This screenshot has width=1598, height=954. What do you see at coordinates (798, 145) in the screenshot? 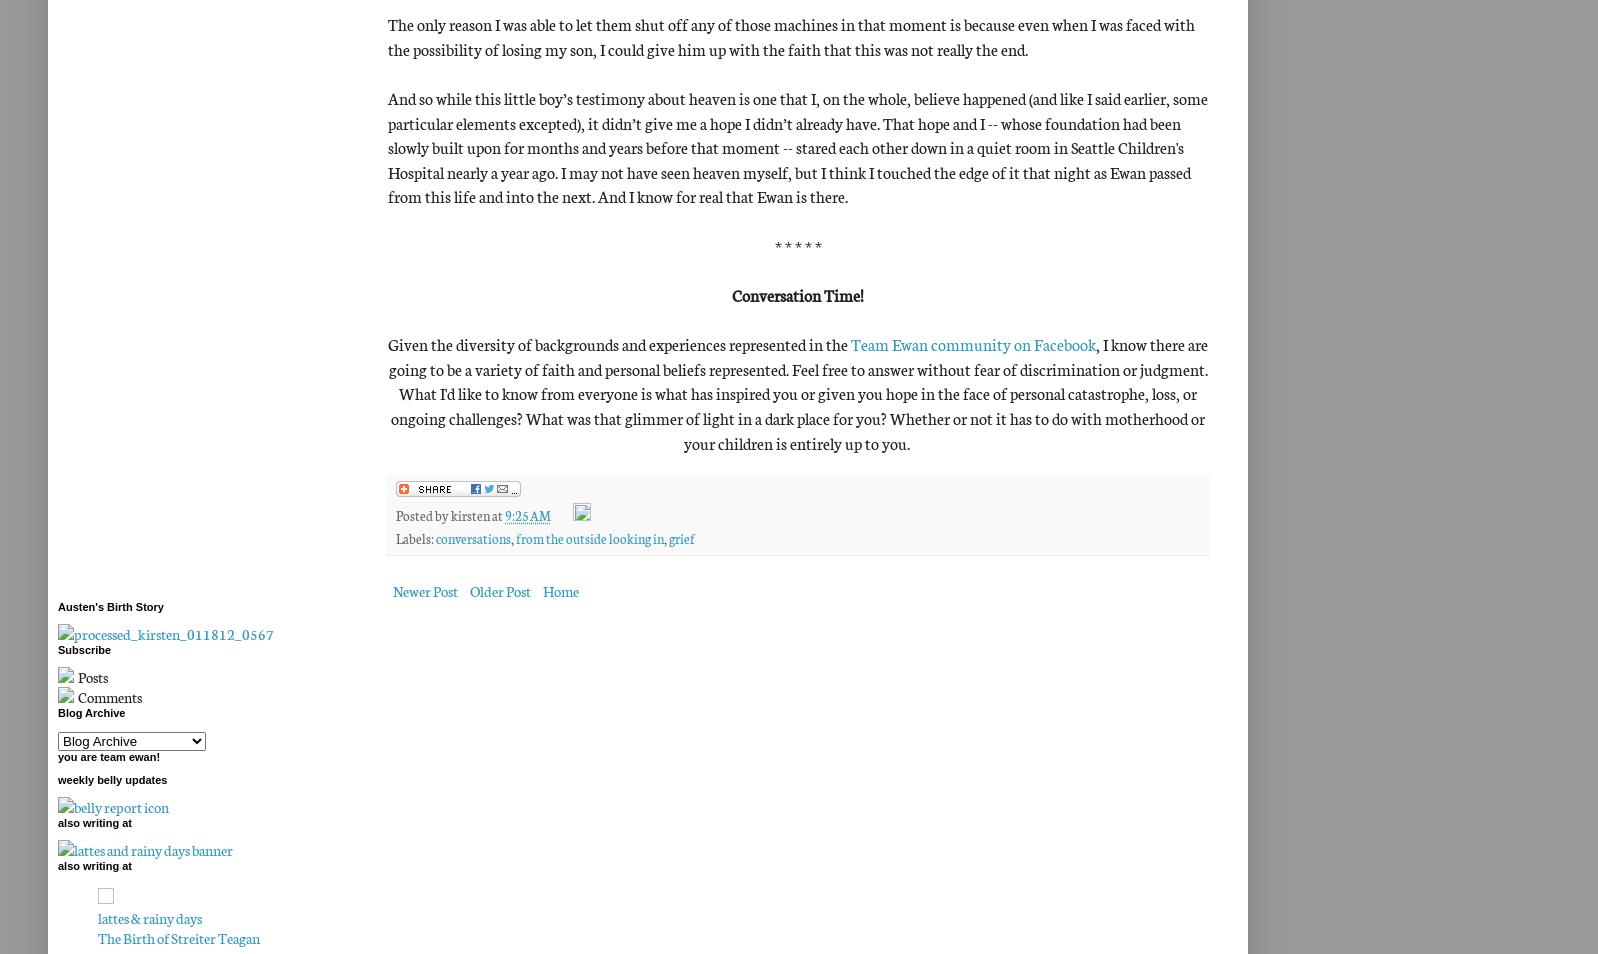
I see `'And so while this little boy’s testimony about heaven is one that I, on the whole, believe happened (and like I said earlier, some particular elements excepted), it didn’t give me a hope I didn’t already have. That hope and I -- whose foundation had been slowly built upon for months and years before that moment -- stared each other down in a quiet room in Seattle Children's Hospital nearly a year ago. I may not have seen heaven myself, but I think I touched the edge of it that night as Ewan passed from this life and into the next. And I know for real that Ewan is there.'` at bounding box center [798, 145].